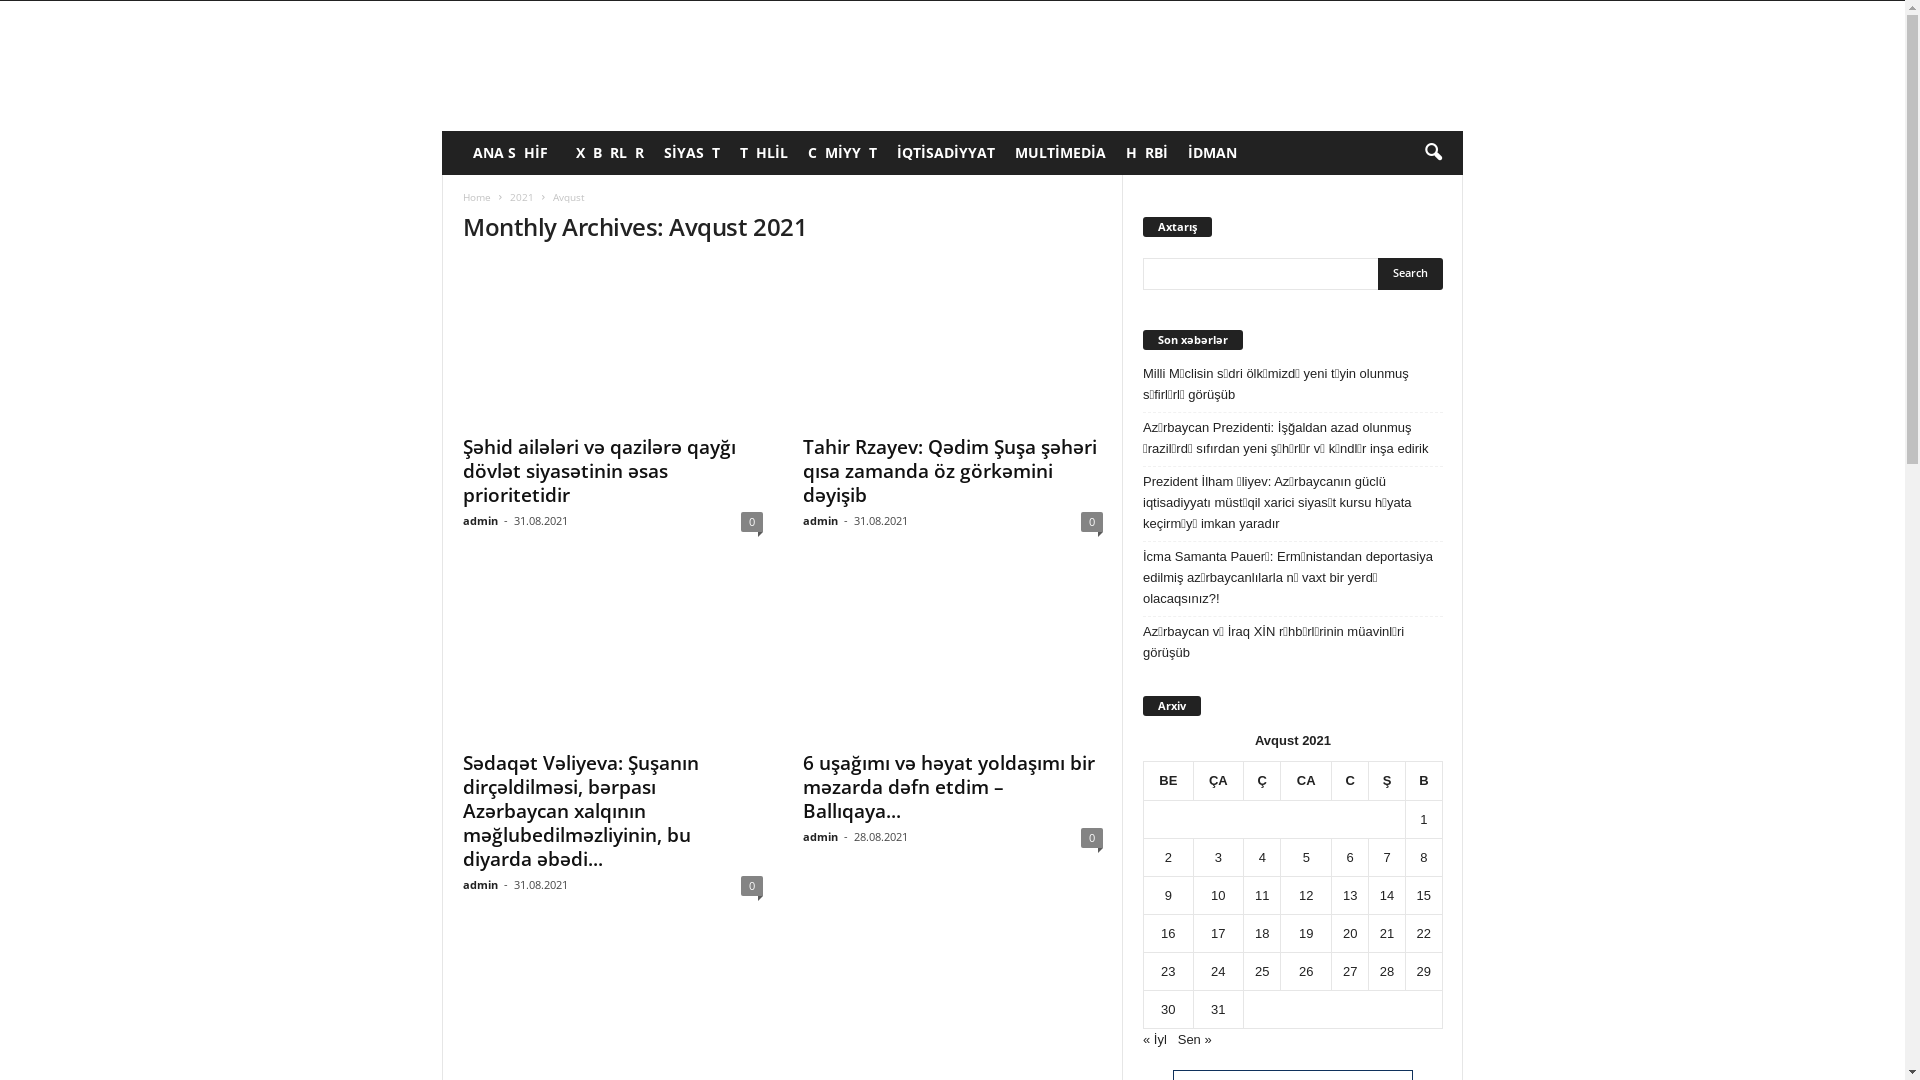  I want to click on '31', so click(1209, 1009).